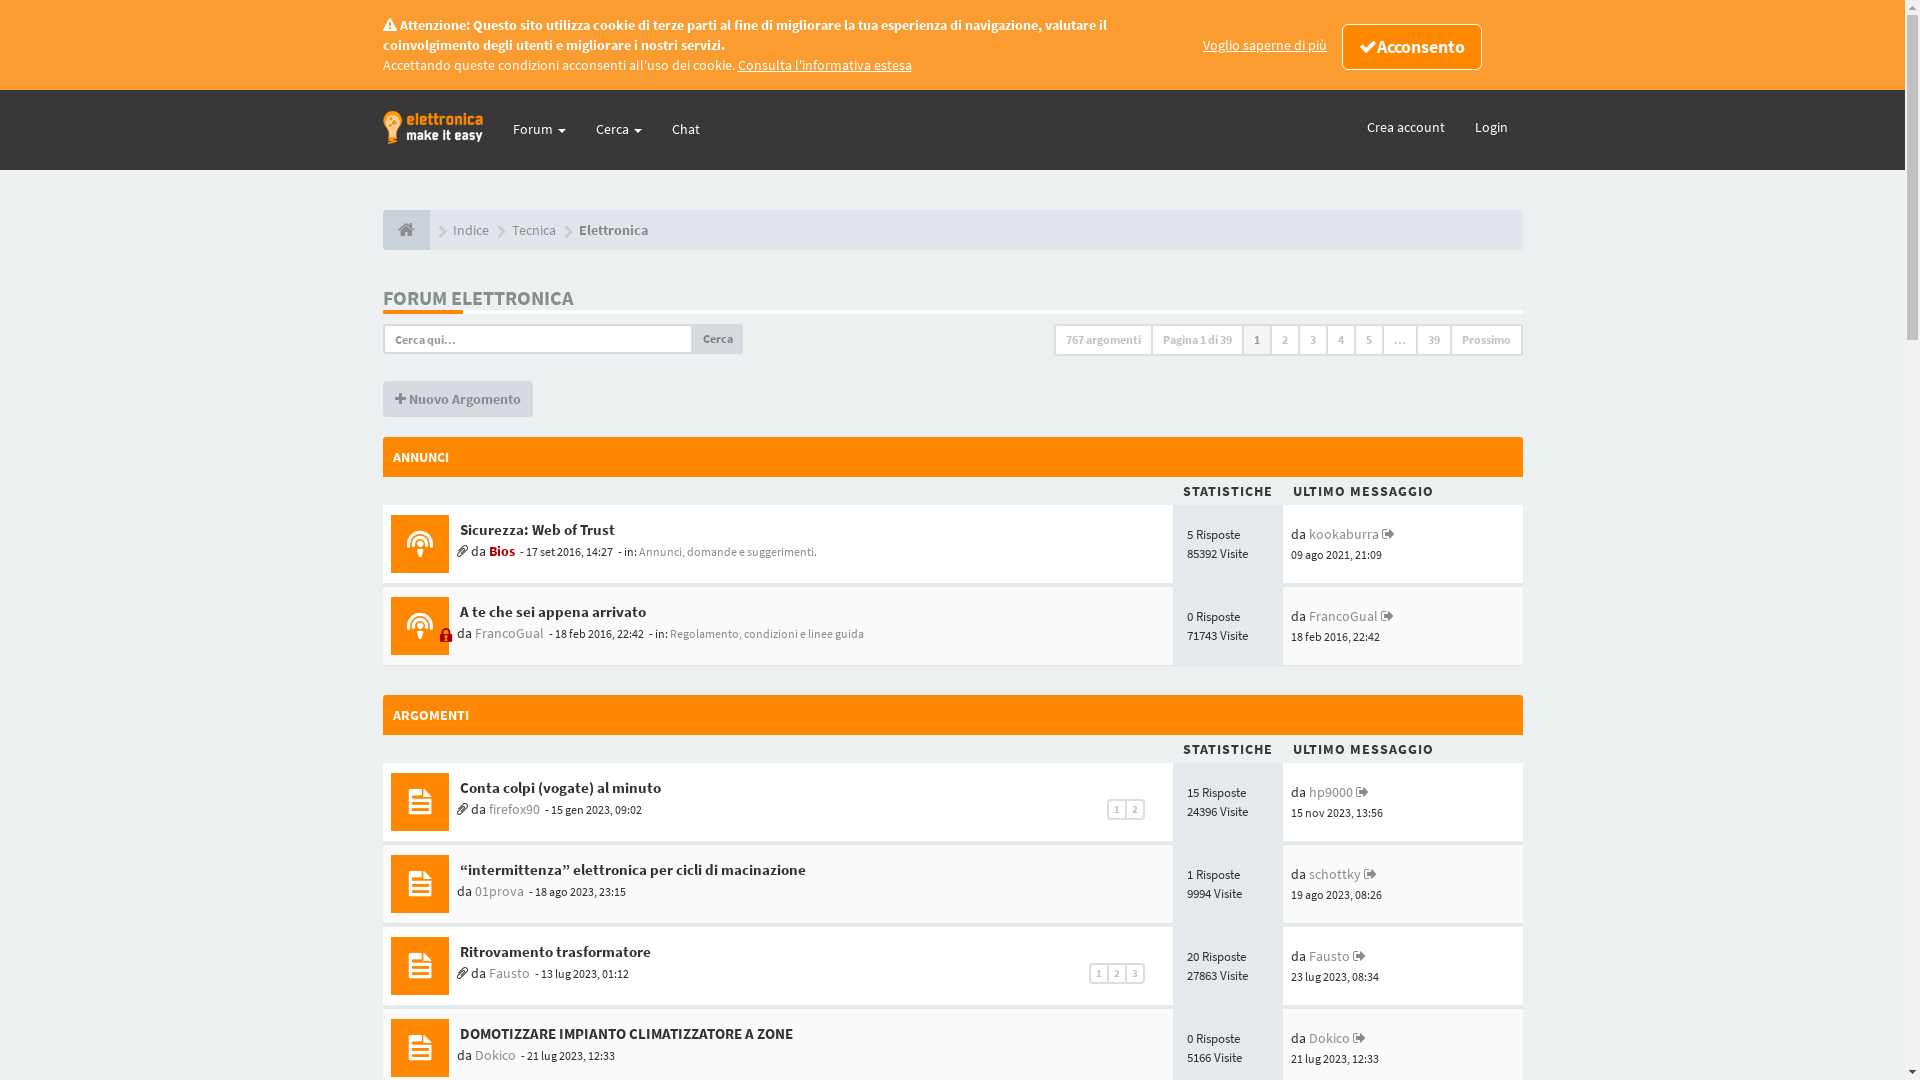  I want to click on 'schottky', so click(1334, 873).